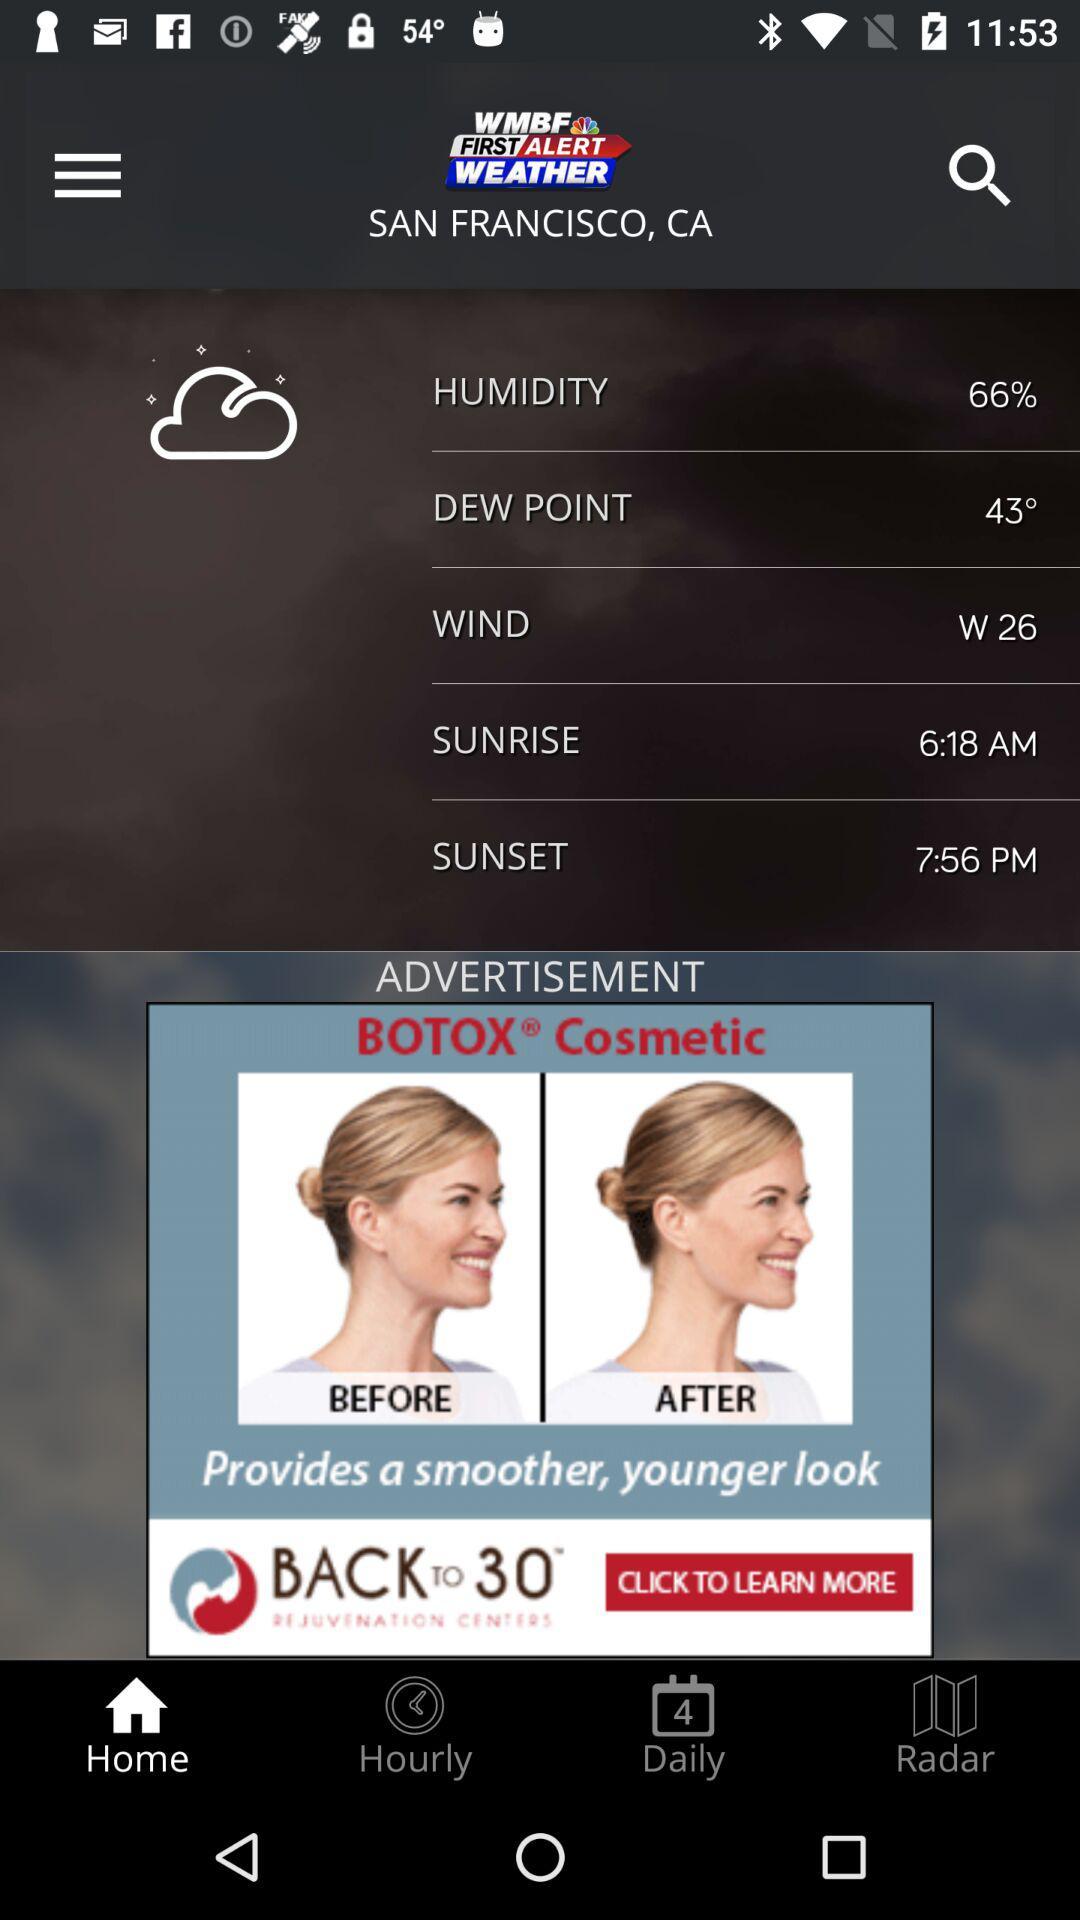 Image resolution: width=1080 pixels, height=1920 pixels. I want to click on the item next to the radar item, so click(682, 1726).